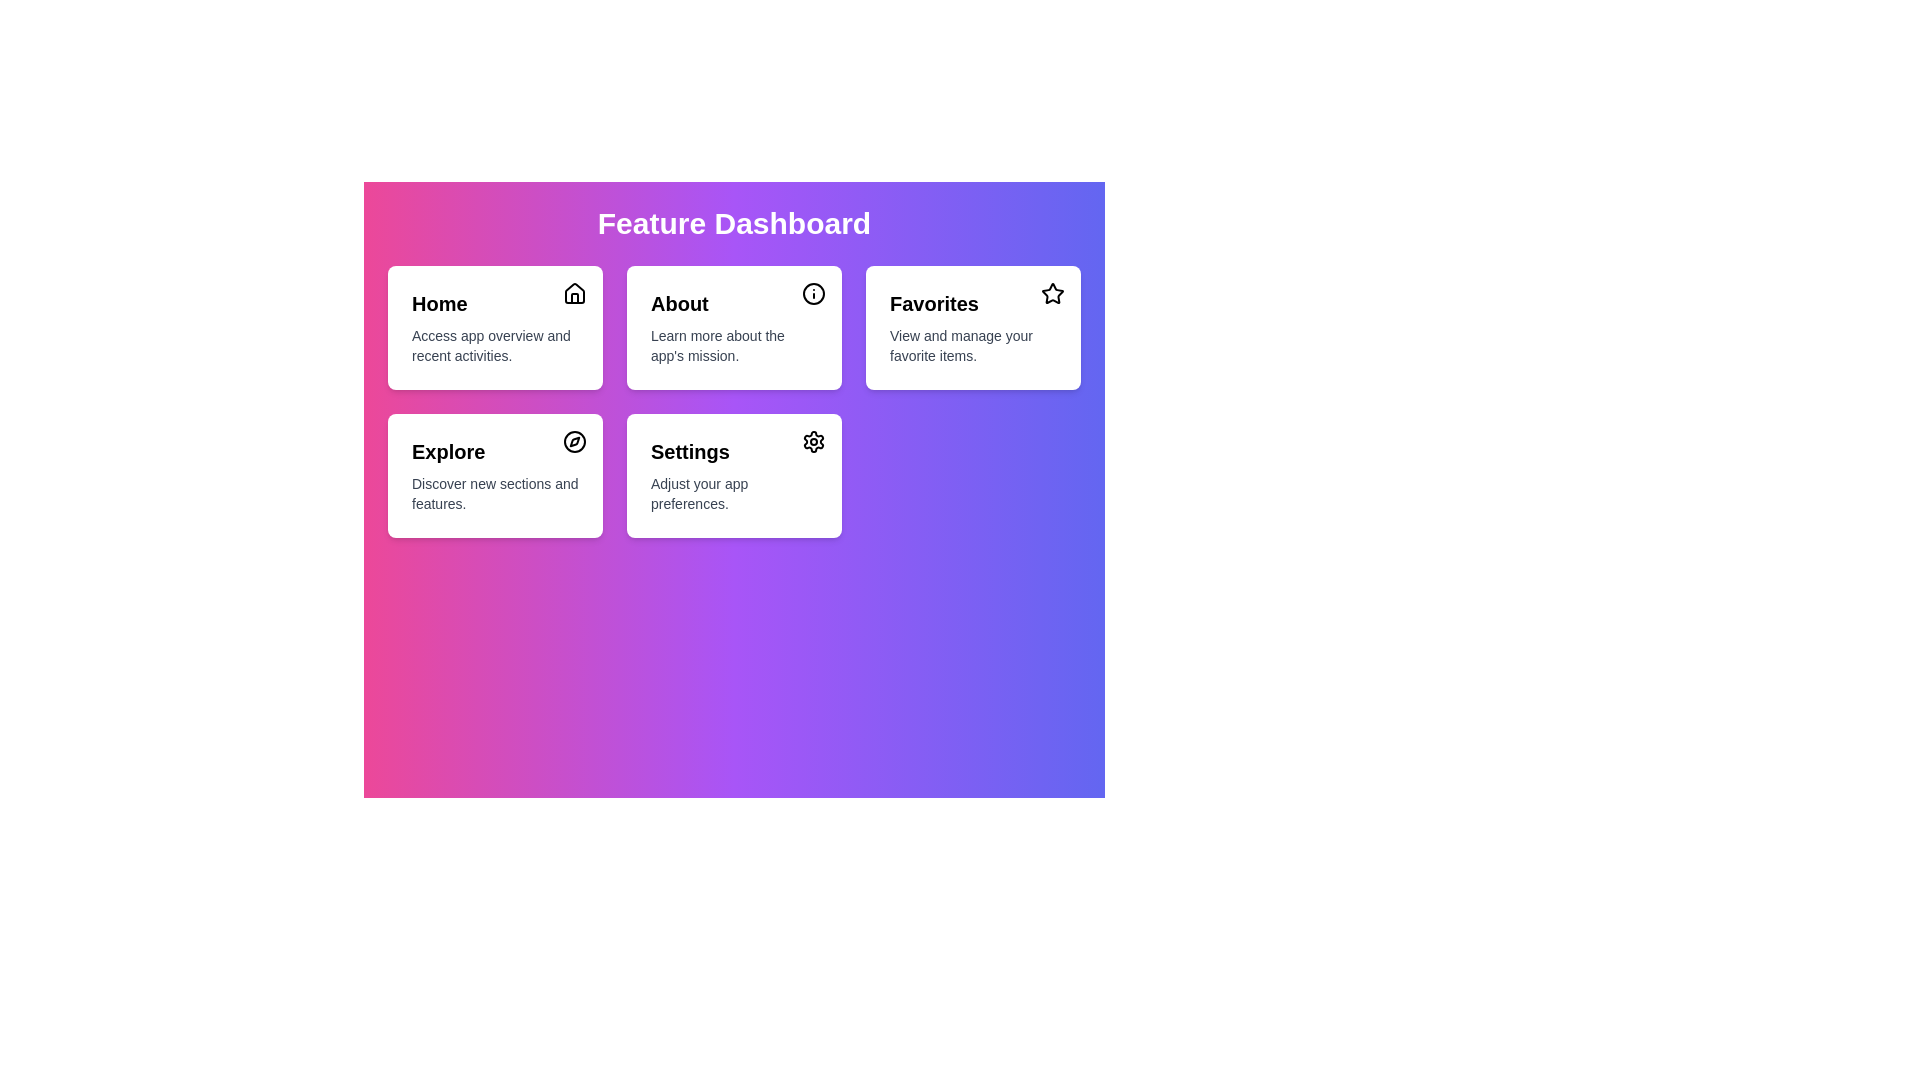 Image resolution: width=1920 pixels, height=1080 pixels. Describe the element at coordinates (495, 326) in the screenshot. I see `the menu item Home to navigate to its respective section` at that location.